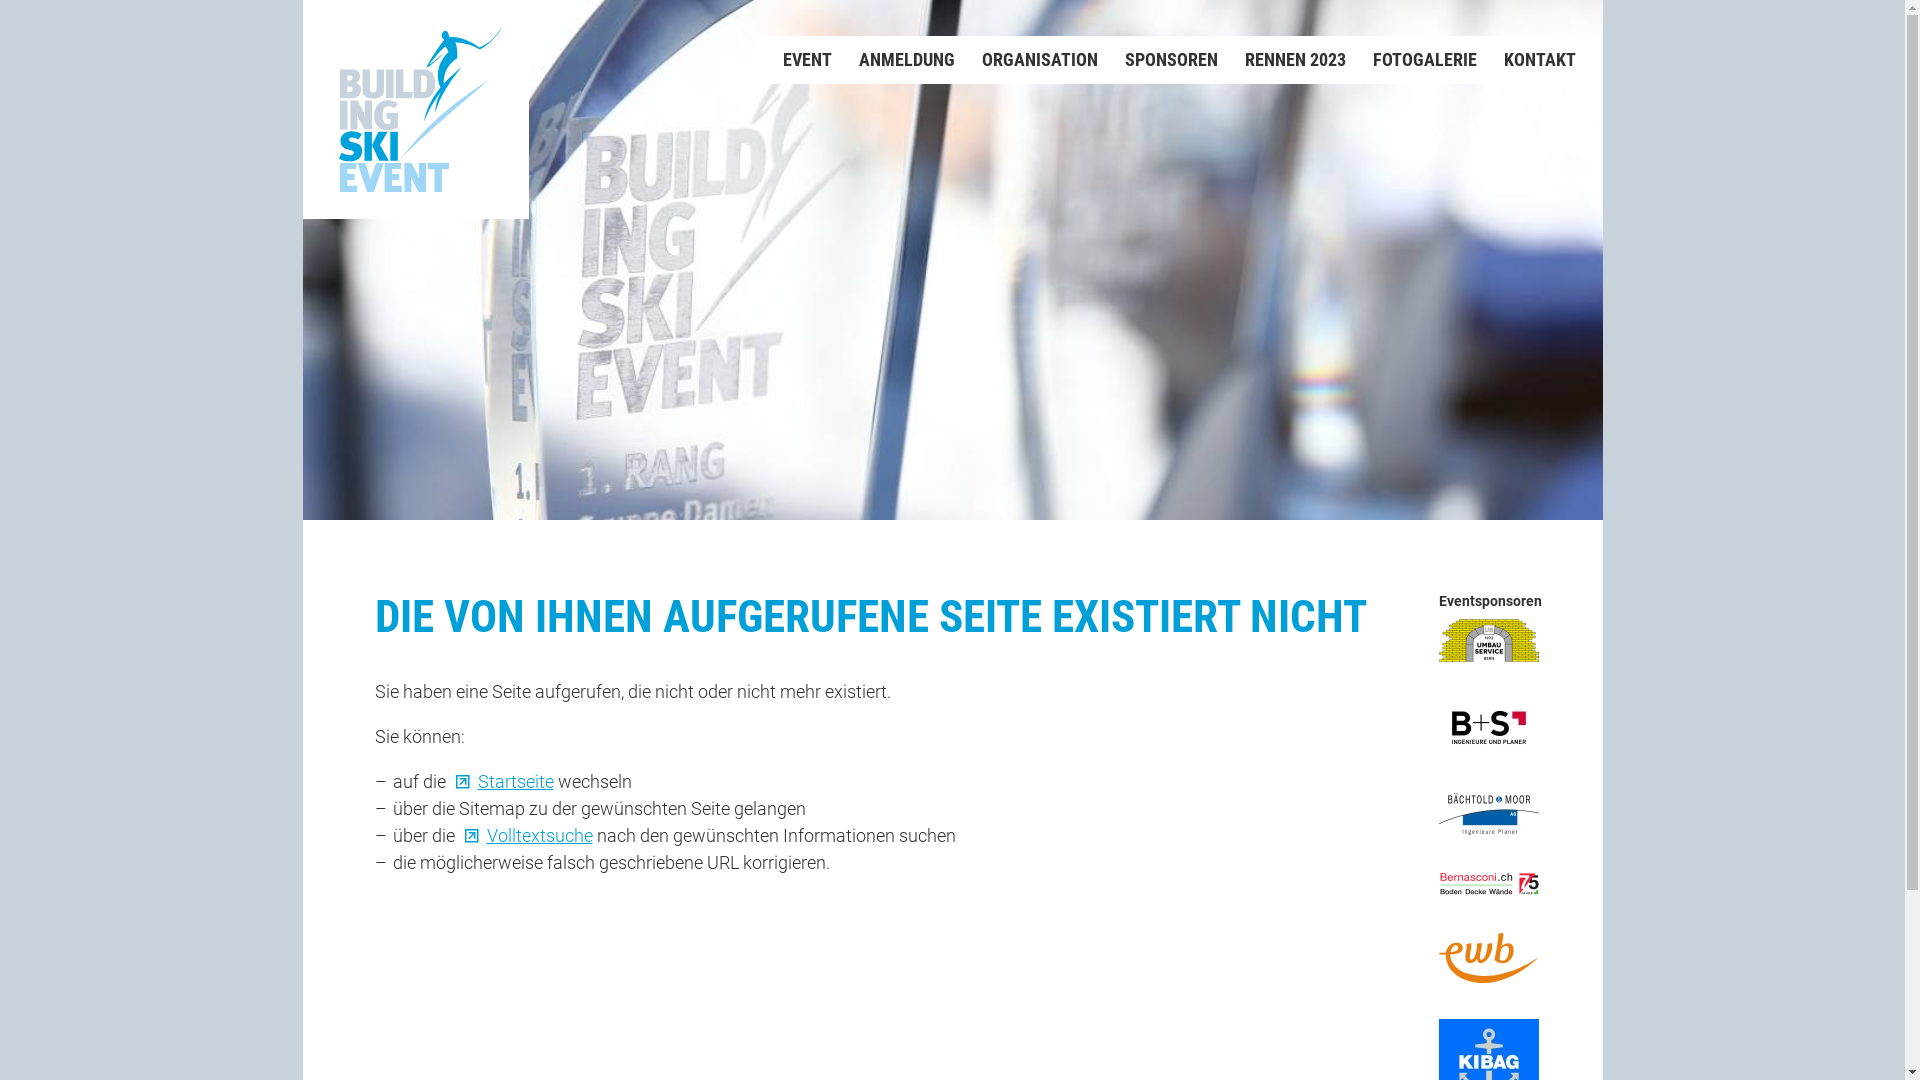 The image size is (1920, 1080). What do you see at coordinates (1157, 59) in the screenshot?
I see `'SPONSOREN'` at bounding box center [1157, 59].